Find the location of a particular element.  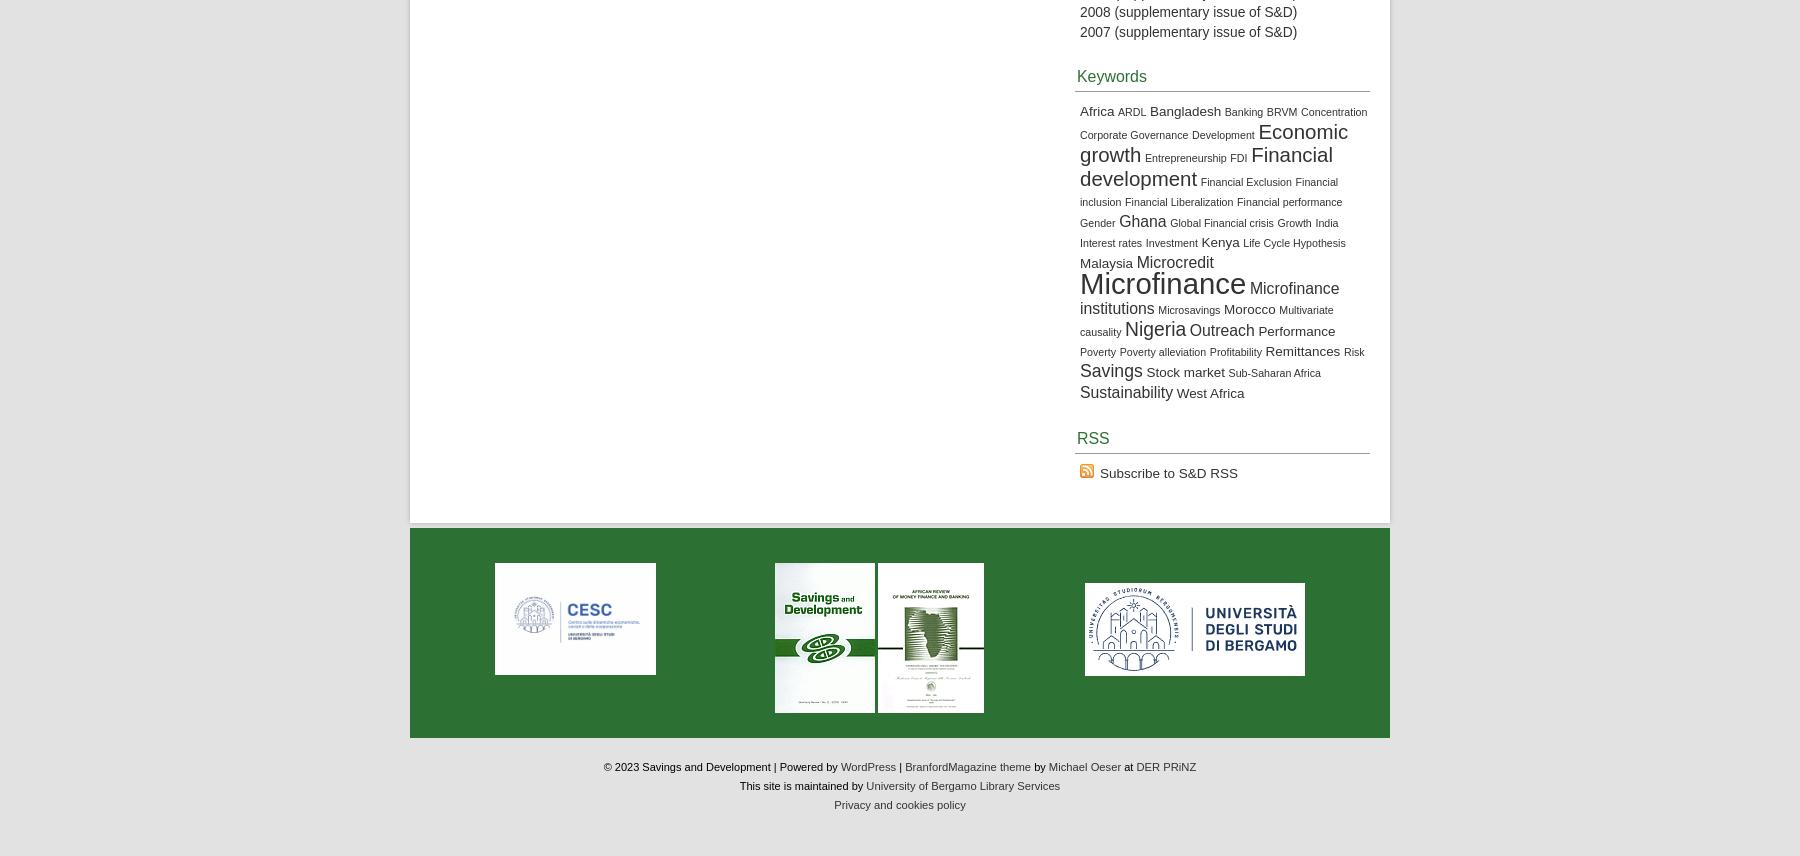

'Concentration' is located at coordinates (1333, 110).